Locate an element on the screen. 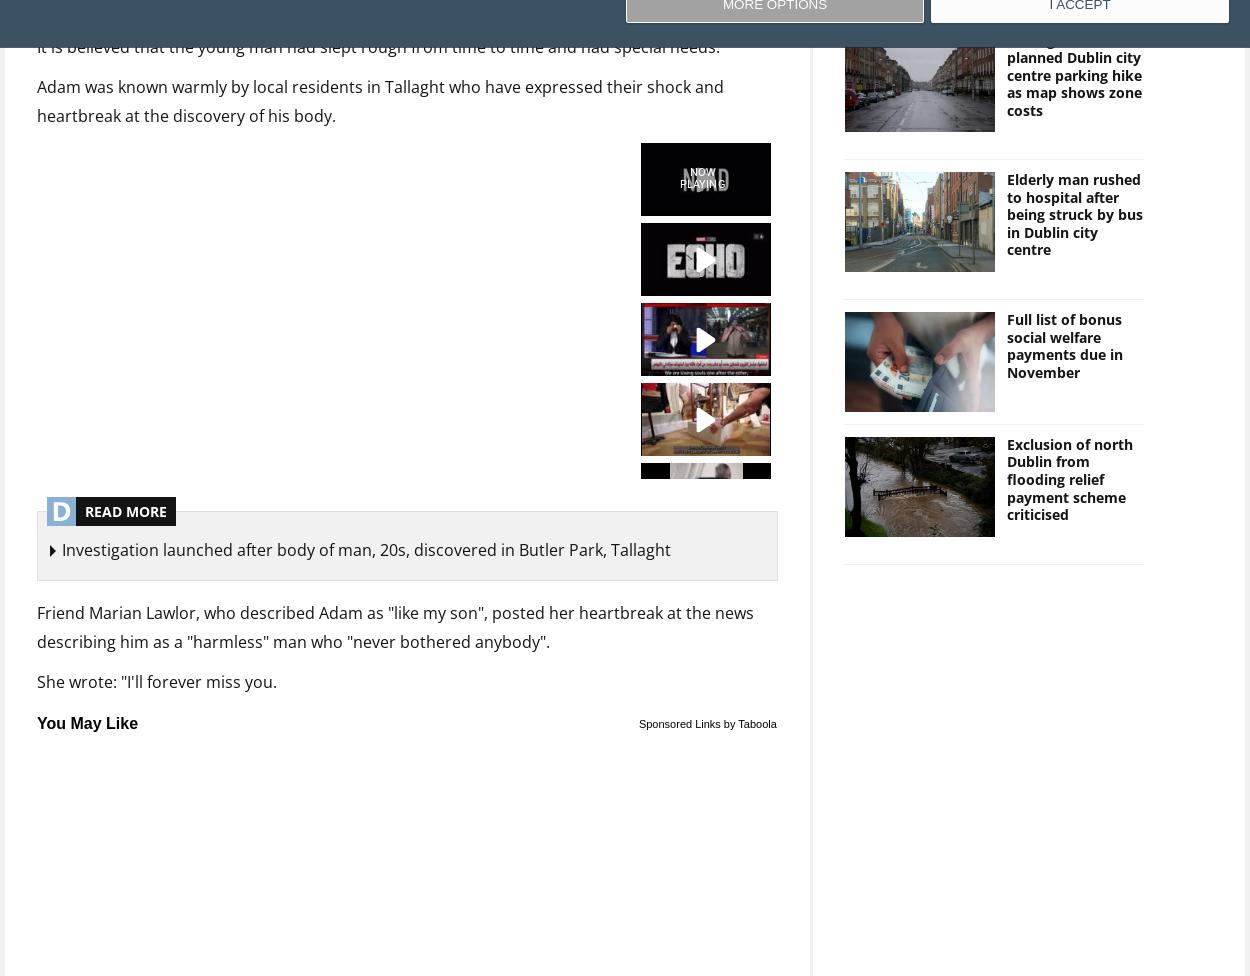 This screenshot has width=1250, height=976. 'Read More' is located at coordinates (126, 510).